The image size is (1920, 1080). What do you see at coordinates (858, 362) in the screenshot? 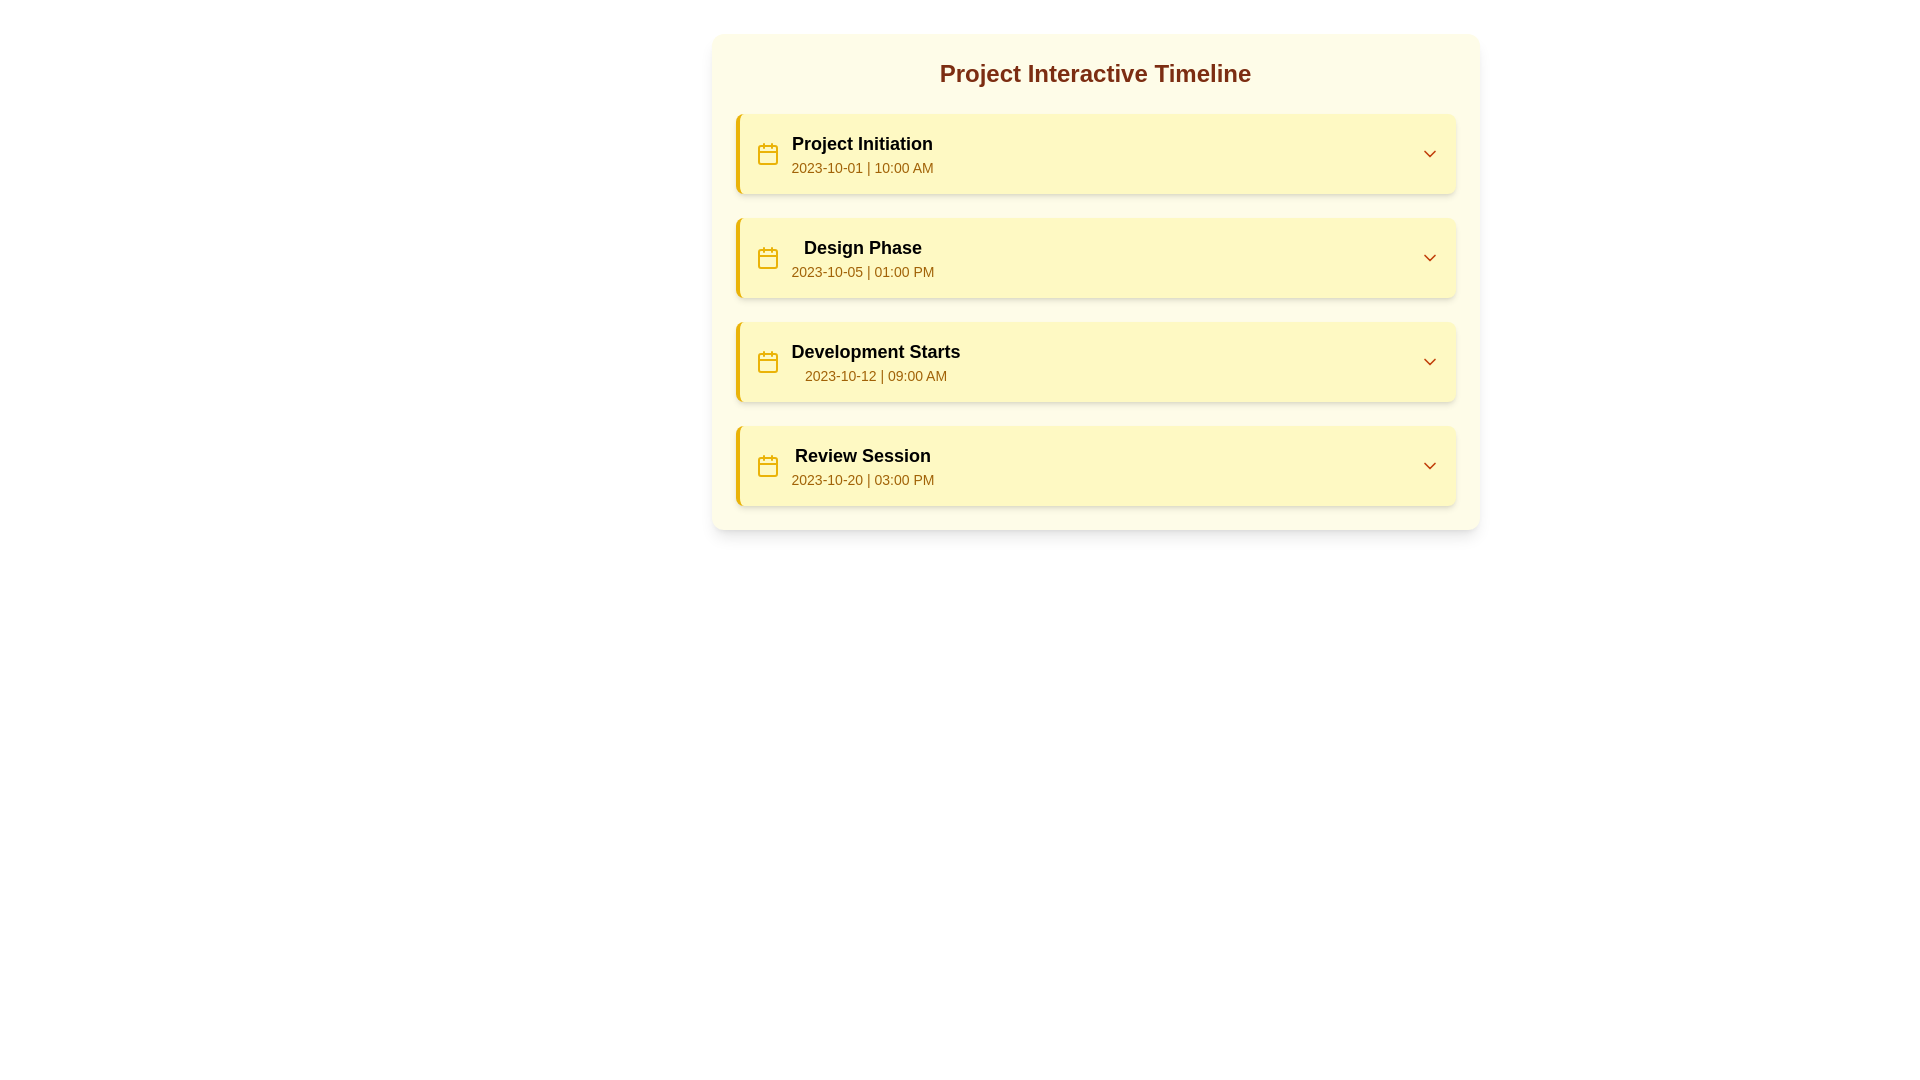
I see `the Text Display with Icon that represents the start date and time of the 'Development Starts' phase, which is the third element in a vertically stacked list of cards` at bounding box center [858, 362].